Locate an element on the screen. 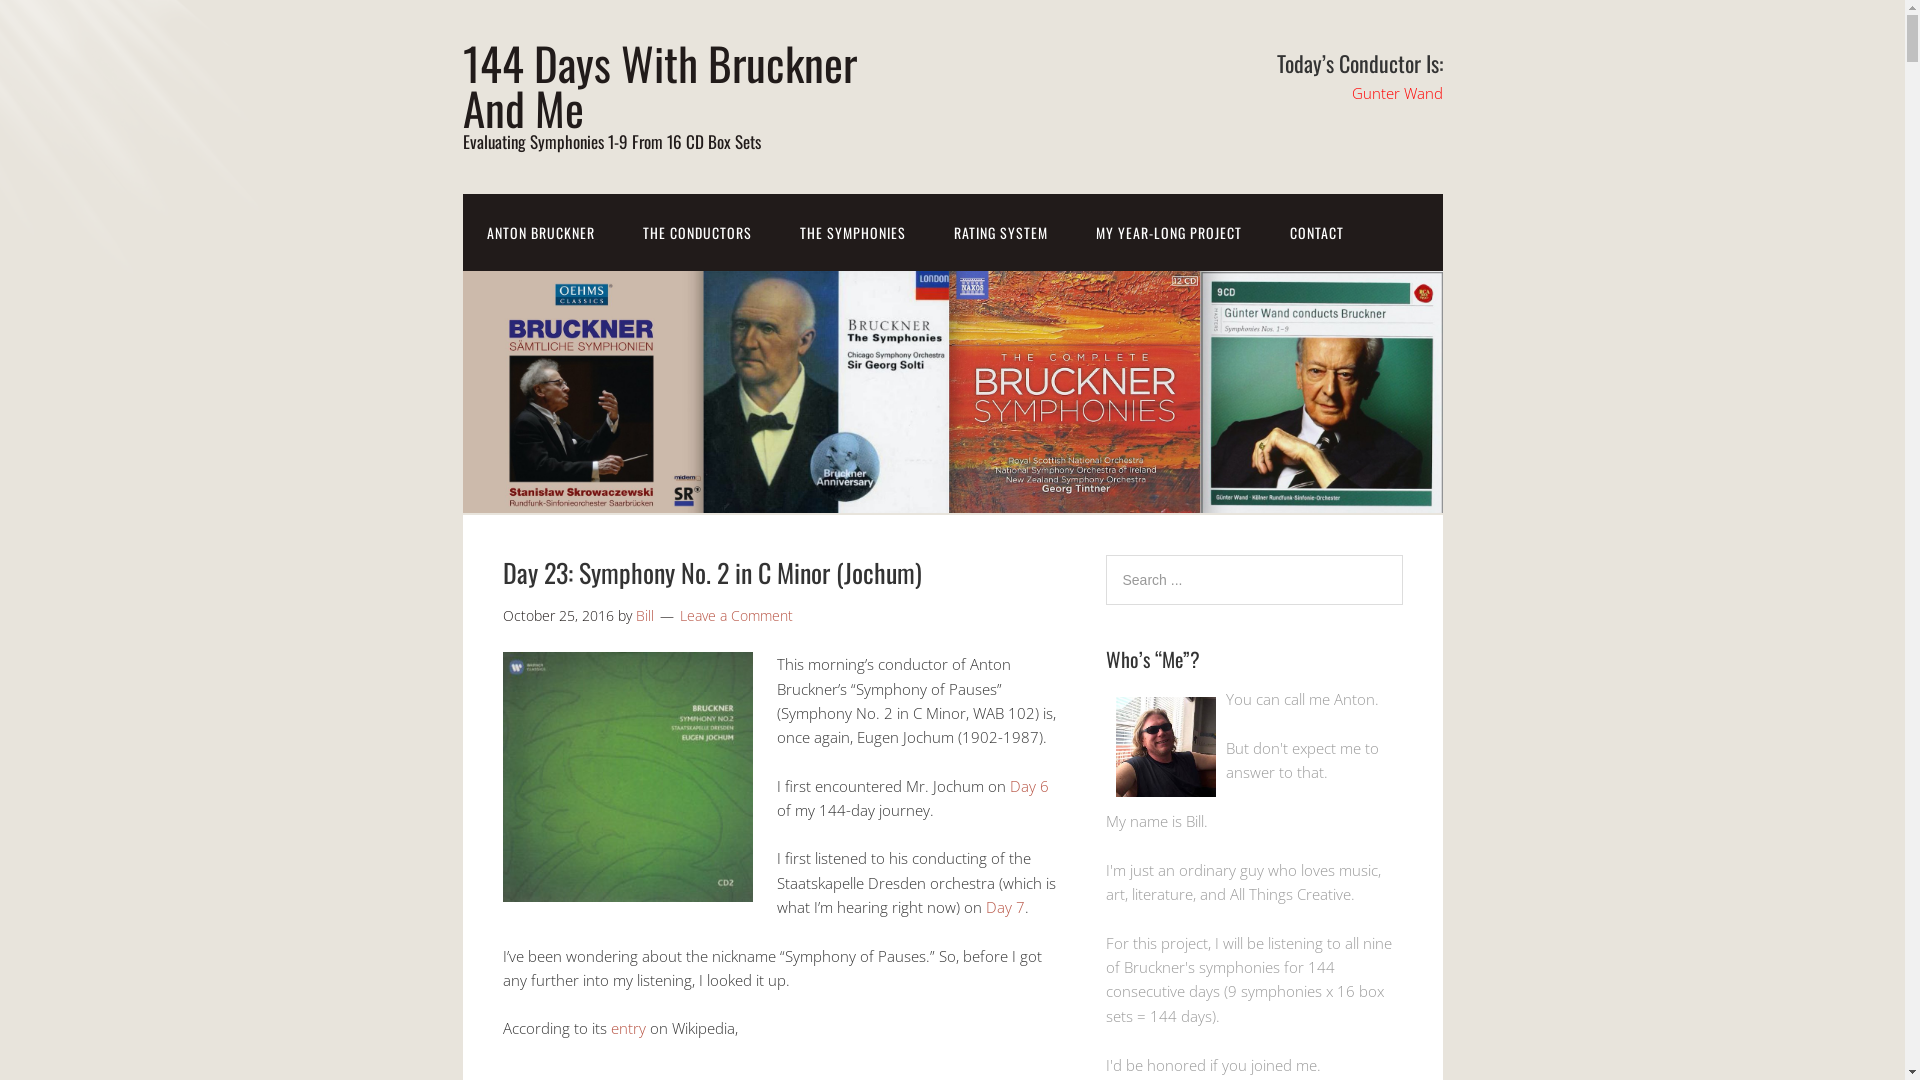 Image resolution: width=1920 pixels, height=1080 pixels. 'Day 7' is located at coordinates (1005, 906).